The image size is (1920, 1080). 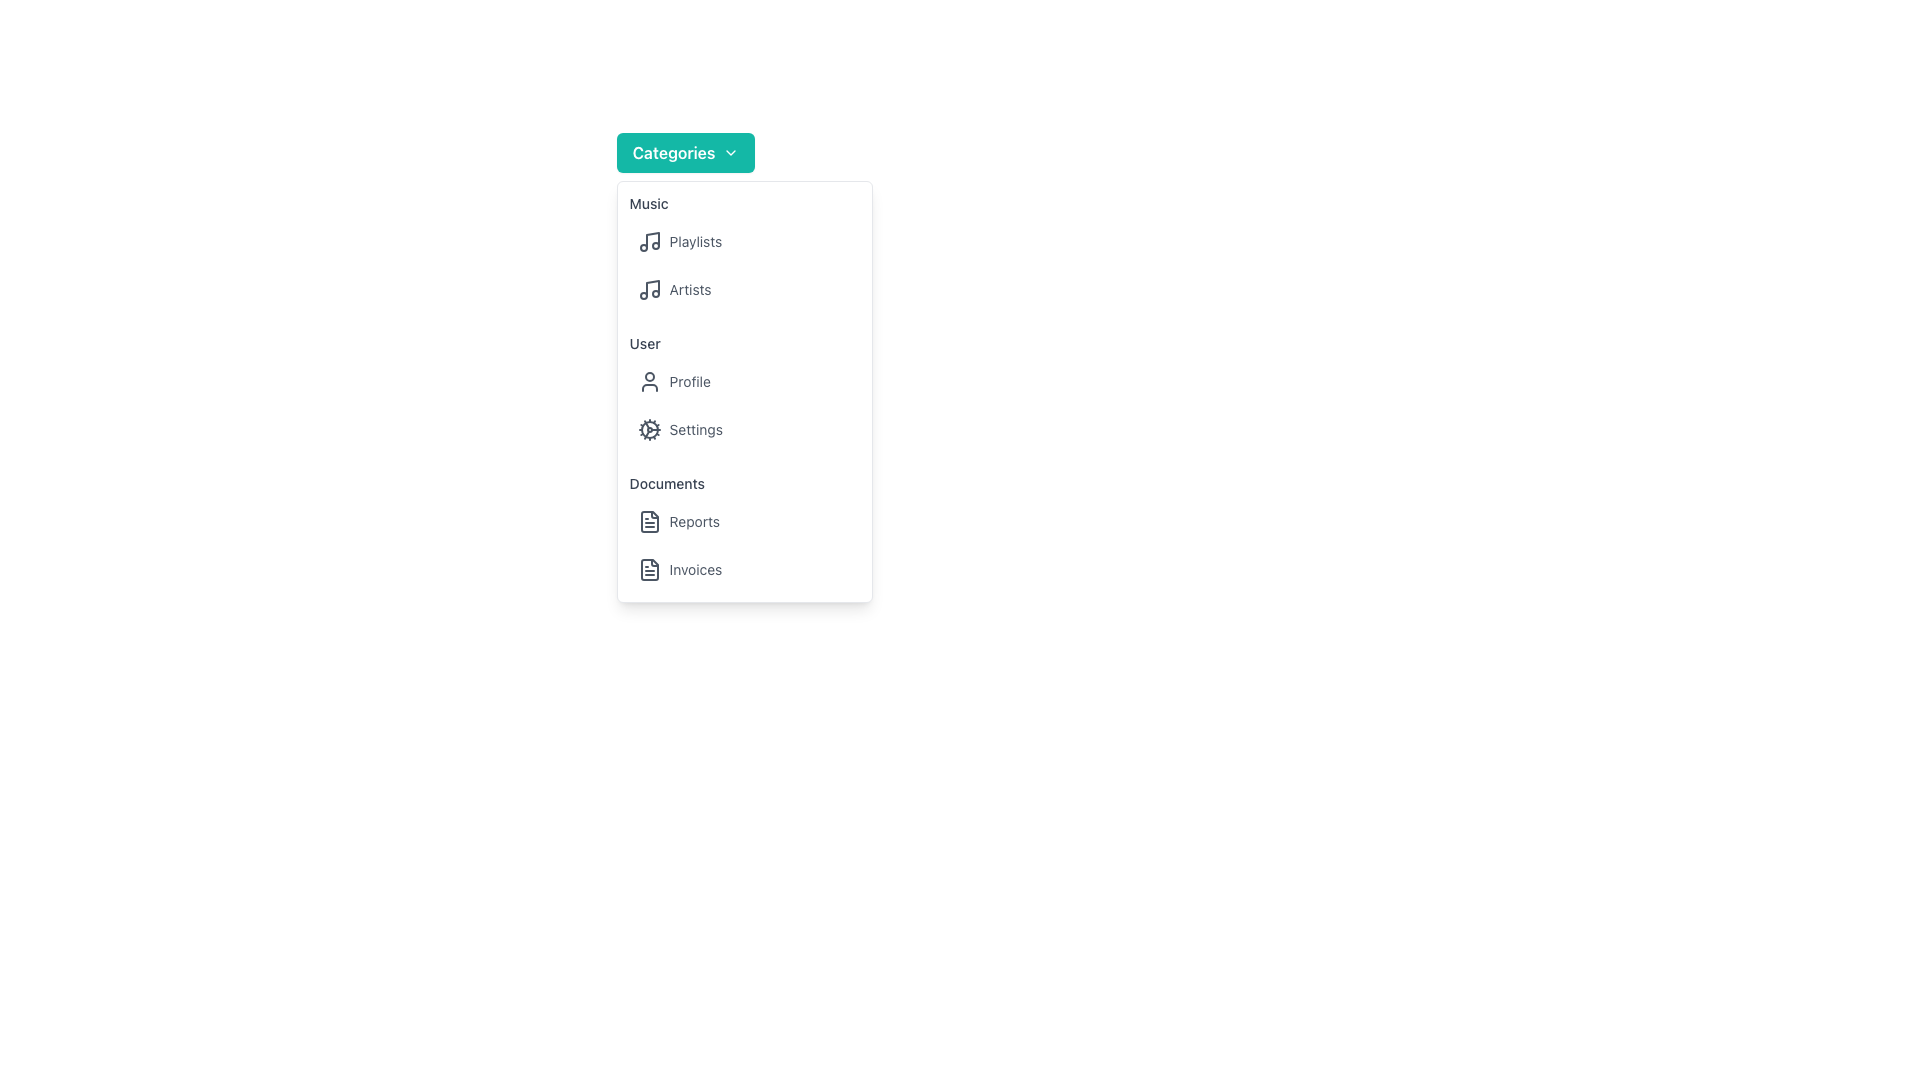 What do you see at coordinates (694, 520) in the screenshot?
I see `text from the Static Text Label for the 'Reports' section, which is the first item in the 'Documents' dropdown menu` at bounding box center [694, 520].